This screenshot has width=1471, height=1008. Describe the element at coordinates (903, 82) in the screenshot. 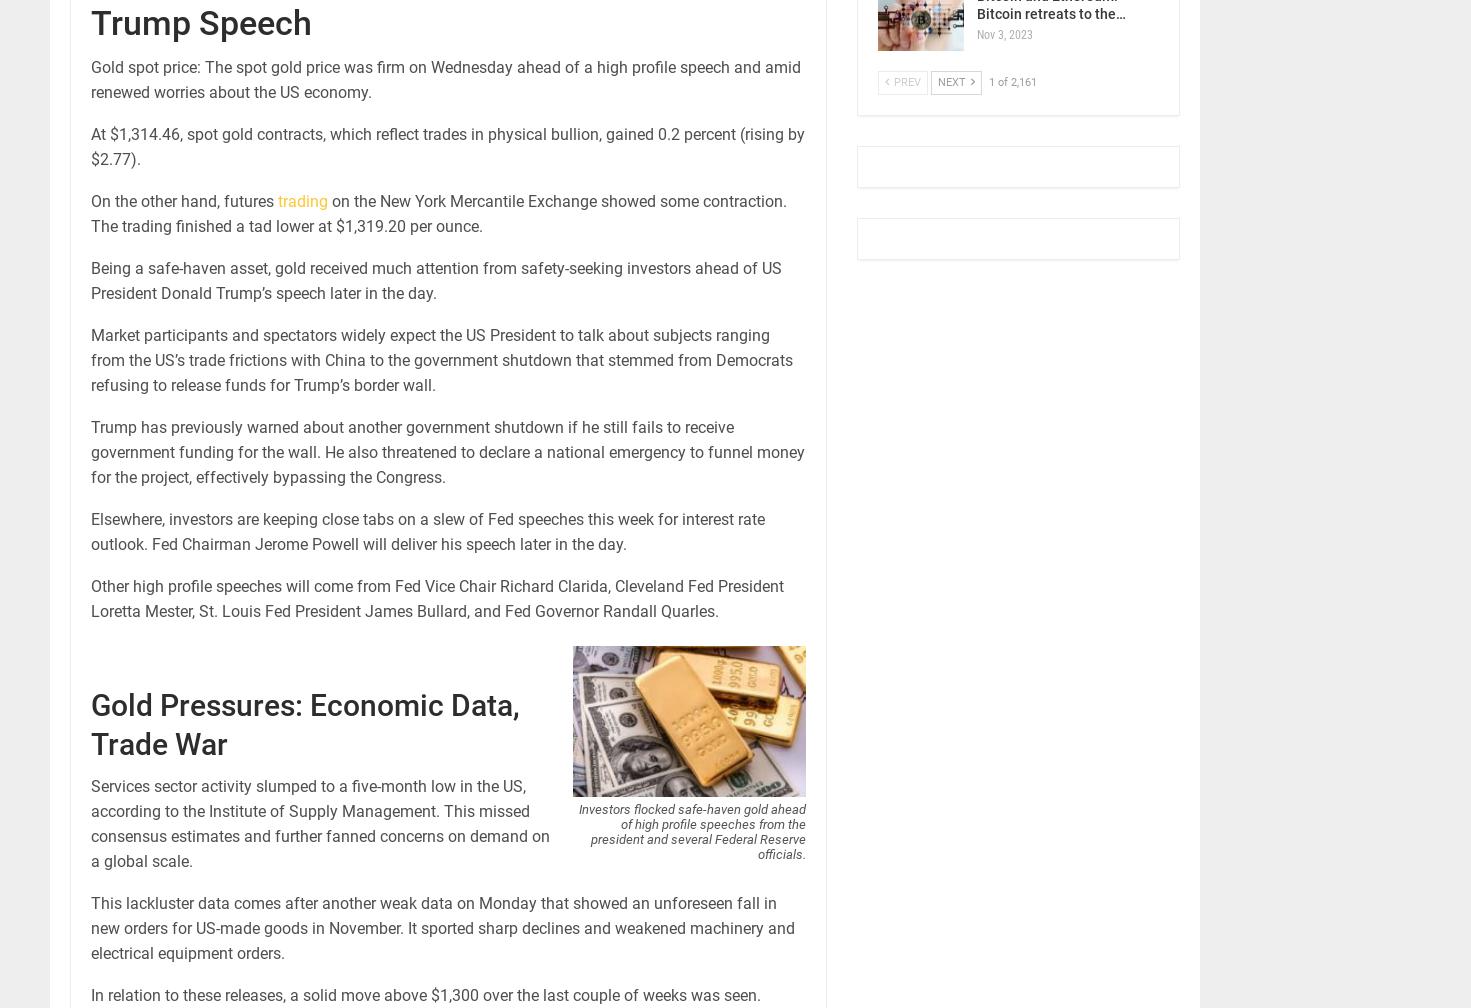

I see `'Prev'` at that location.